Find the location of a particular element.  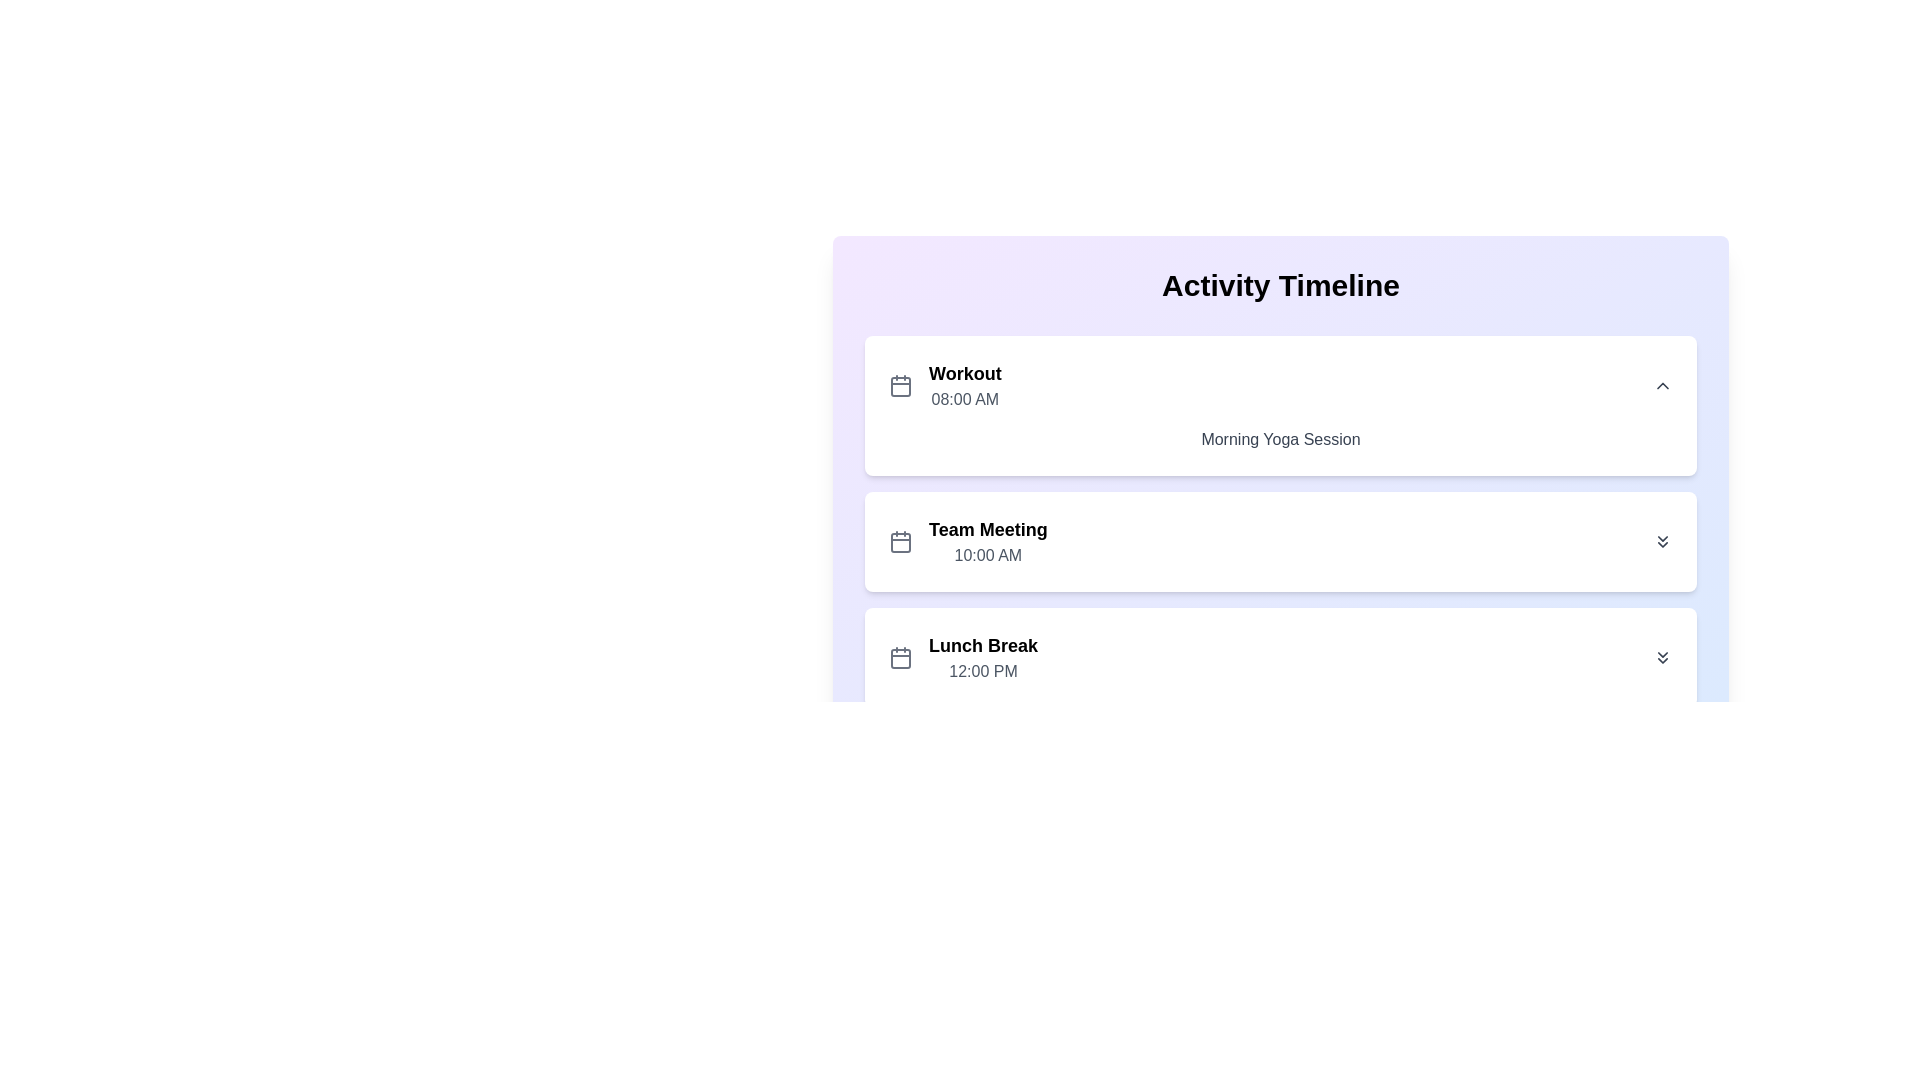

the second card in the vertical list of activities, which represents a scheduled meeting with its title and time, located below the 'Workout' activity and above the 'Lunch Break' activity is located at coordinates (968, 542).